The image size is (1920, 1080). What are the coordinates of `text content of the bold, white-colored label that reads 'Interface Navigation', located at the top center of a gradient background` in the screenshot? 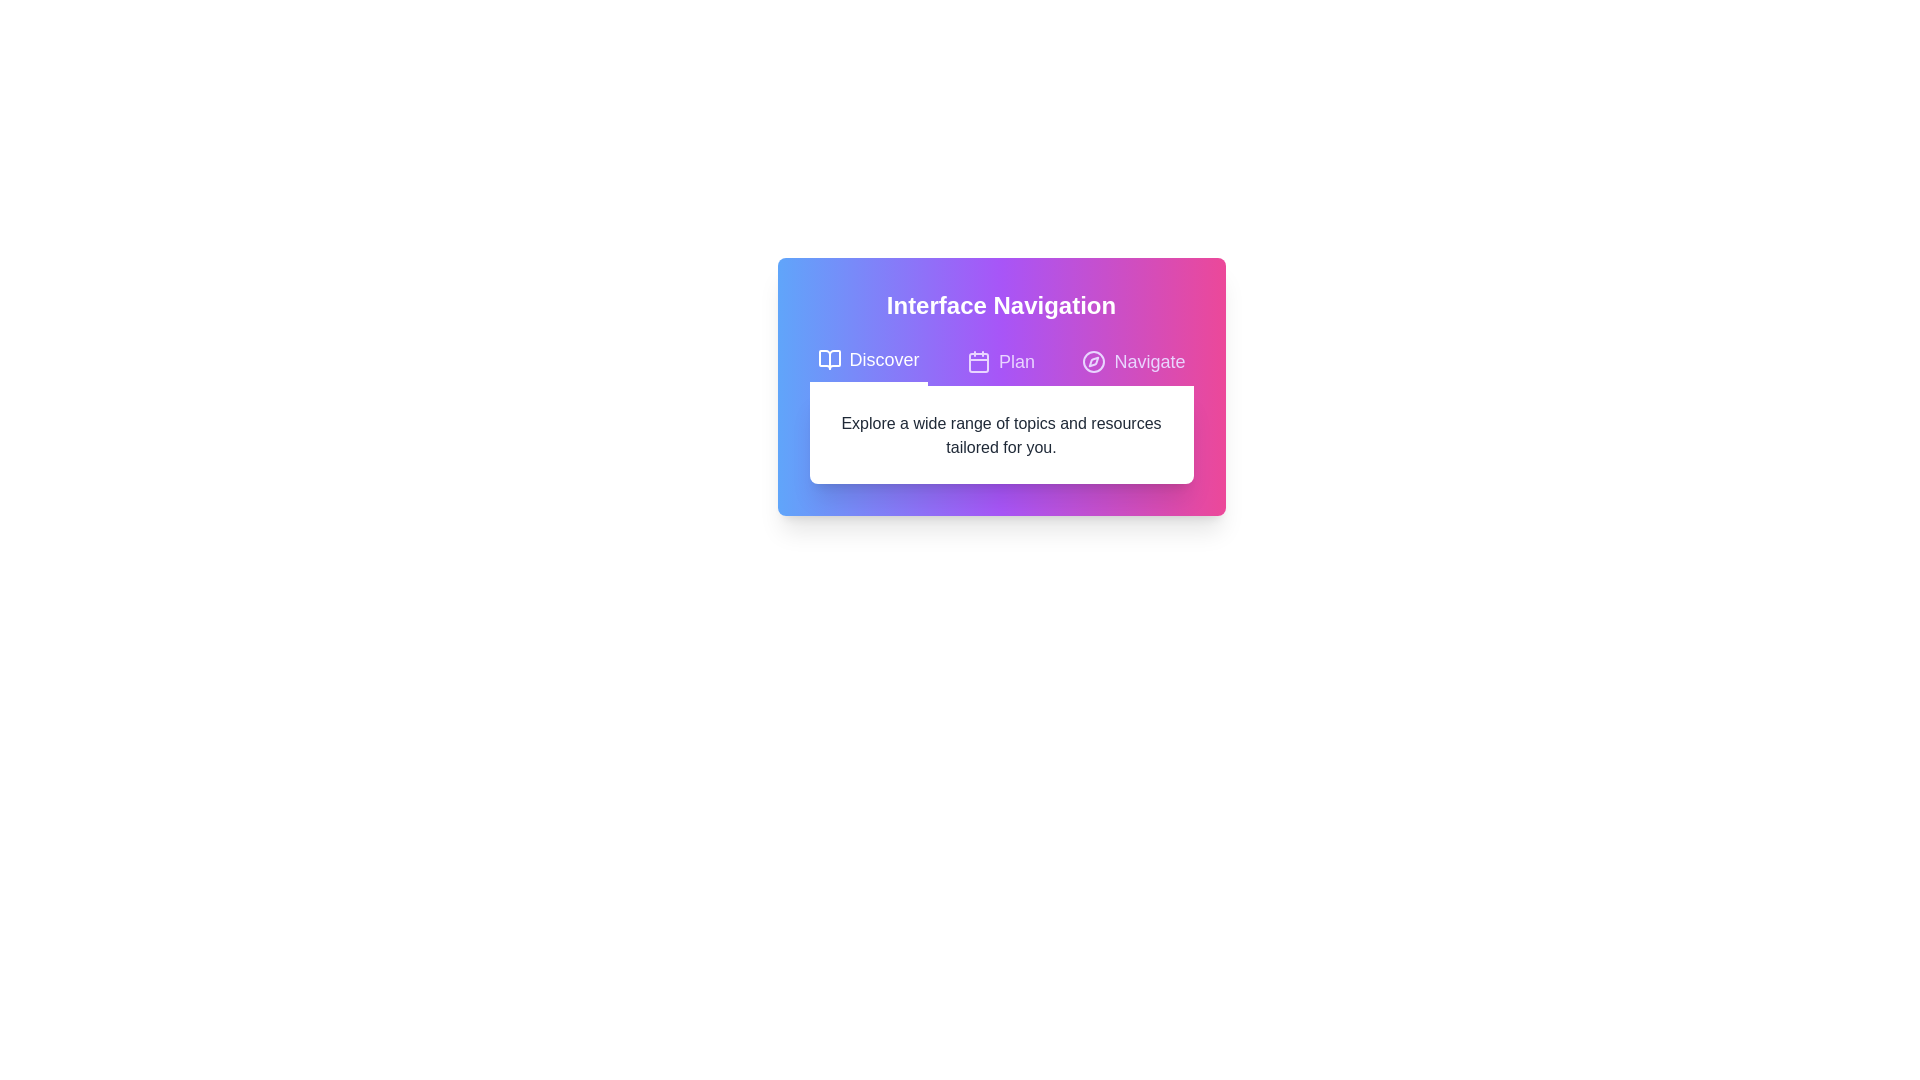 It's located at (1001, 305).